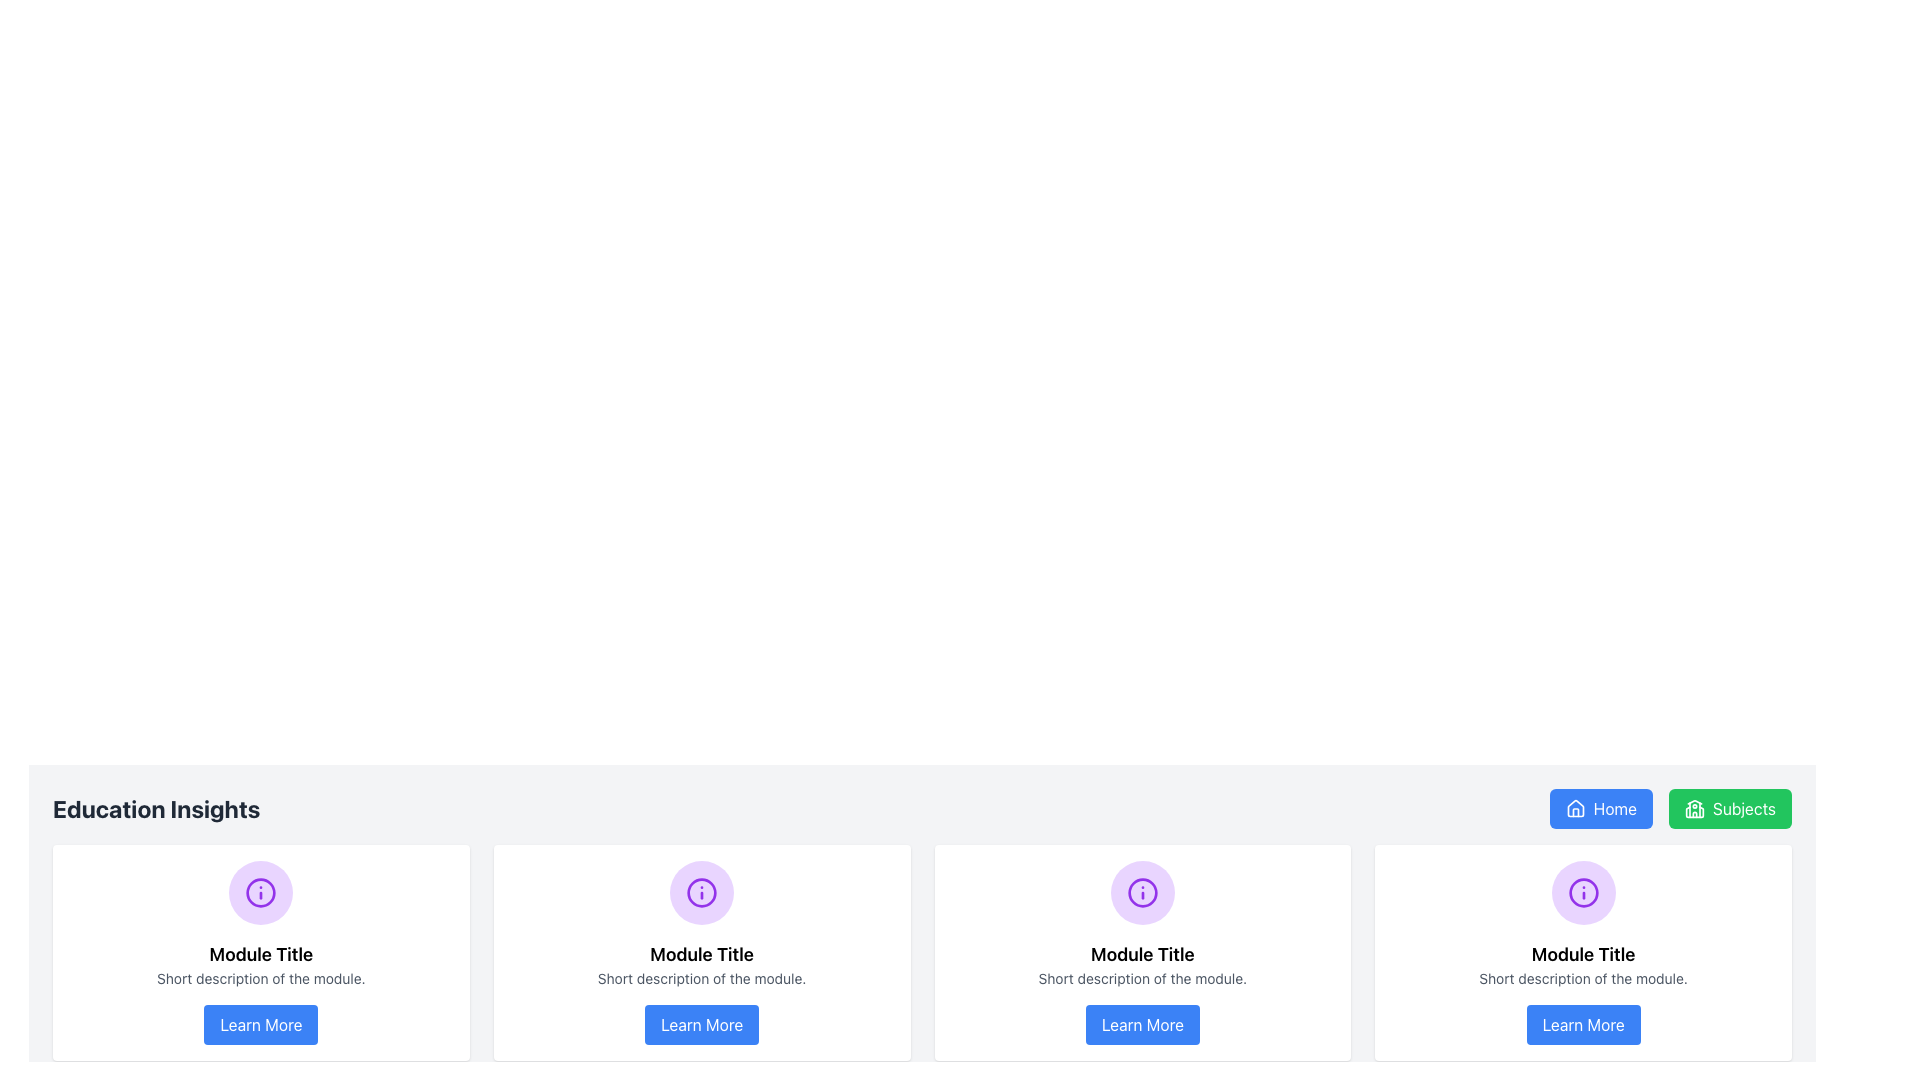 This screenshot has height=1080, width=1920. Describe the element at coordinates (1693, 808) in the screenshot. I see `the icon located within the 'Subjects' button in the upper navigation bar` at that location.